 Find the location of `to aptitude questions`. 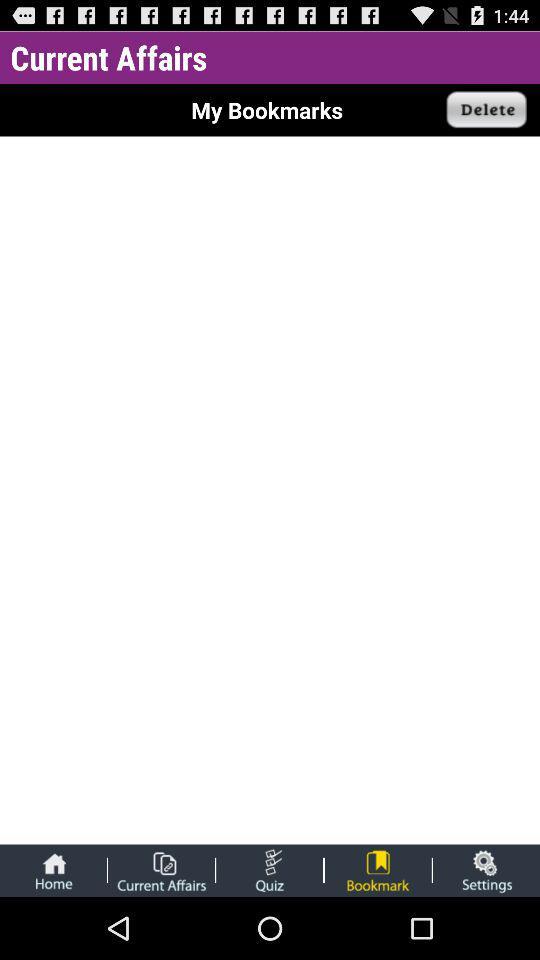

to aptitude questions is located at coordinates (269, 869).